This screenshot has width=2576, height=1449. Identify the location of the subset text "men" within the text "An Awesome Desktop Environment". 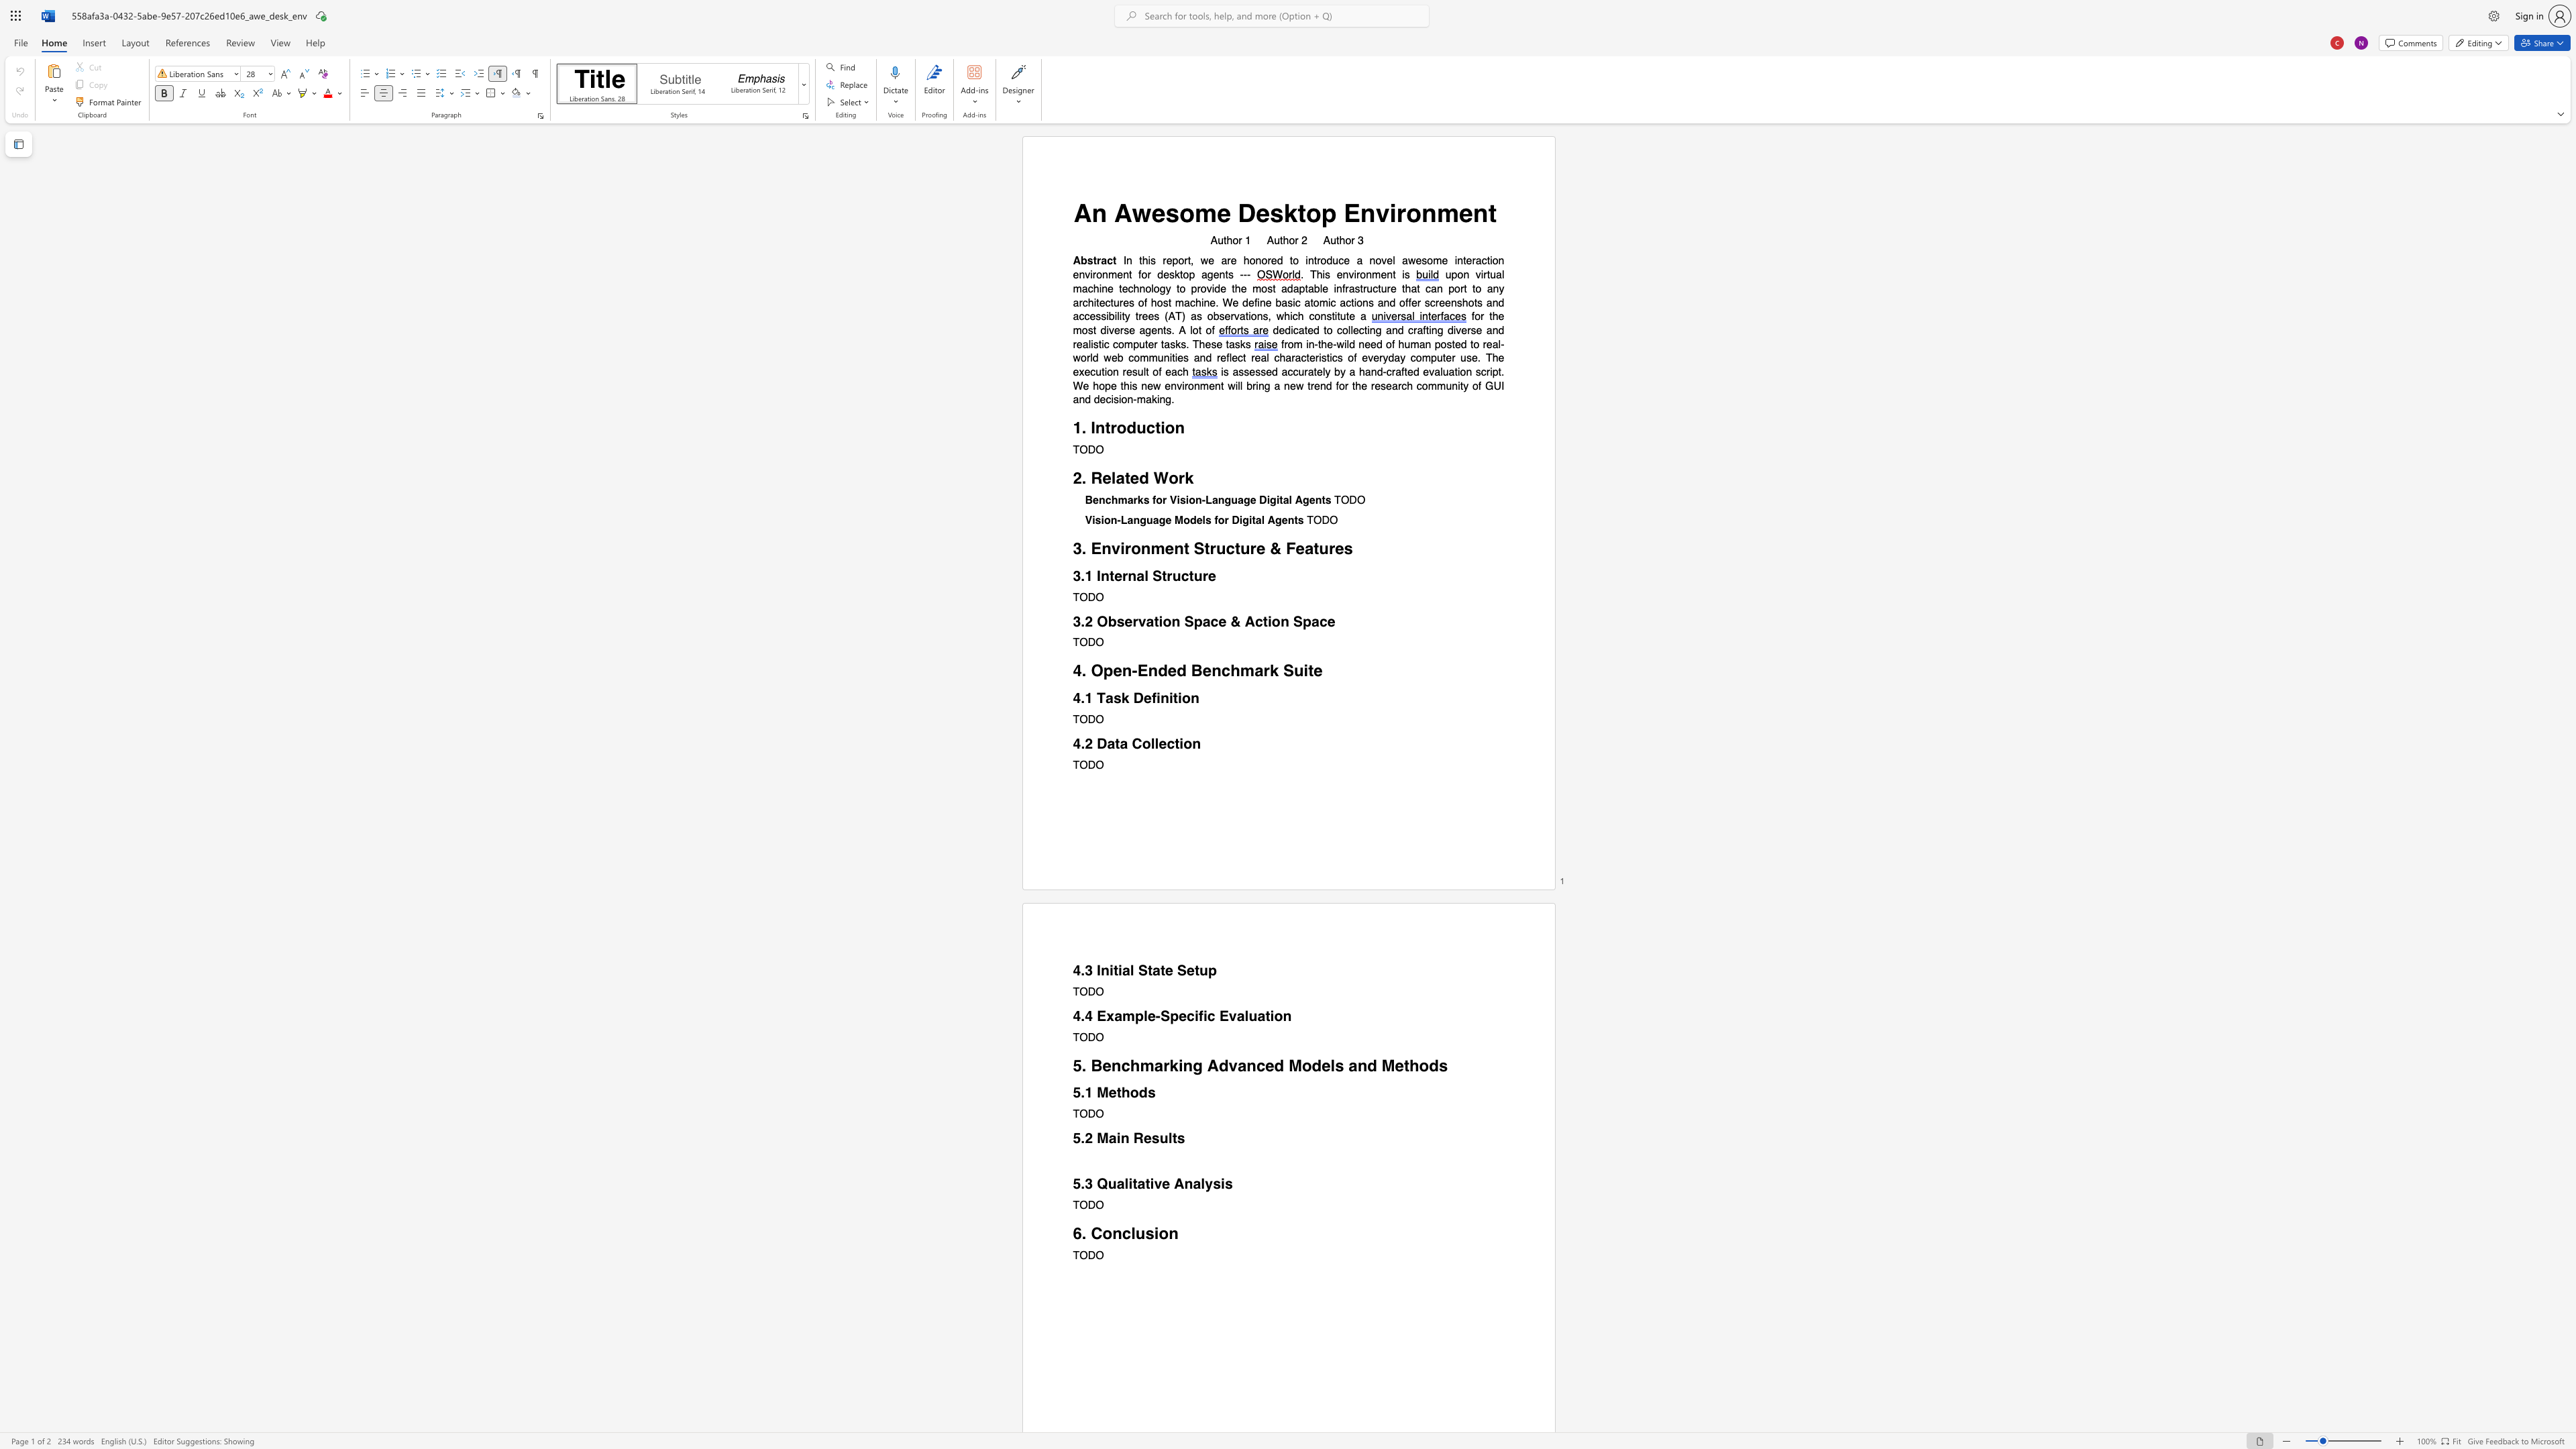
(1436, 213).